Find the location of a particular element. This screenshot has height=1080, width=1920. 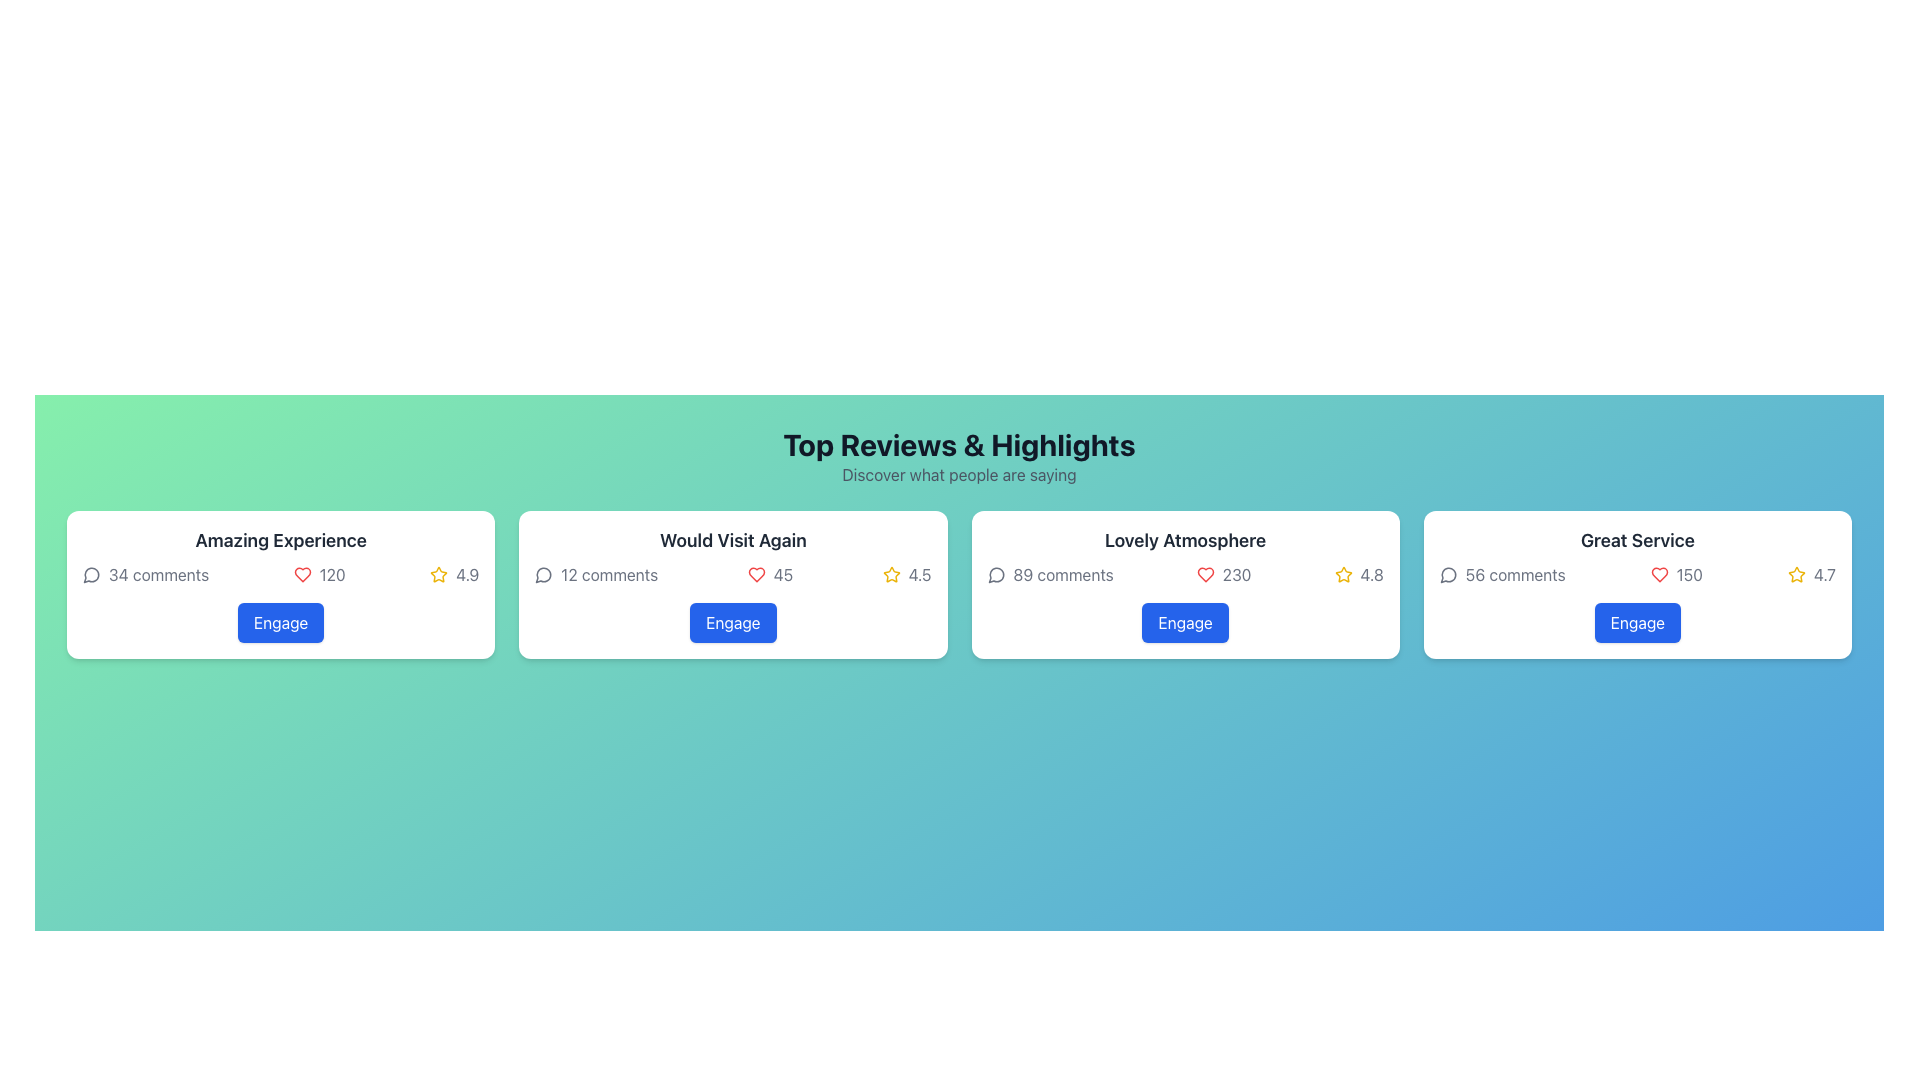

the star icon representing a user rating score of '4.7' located to the right of the label 'Great Service' in the fourth review card is located at coordinates (1796, 574).